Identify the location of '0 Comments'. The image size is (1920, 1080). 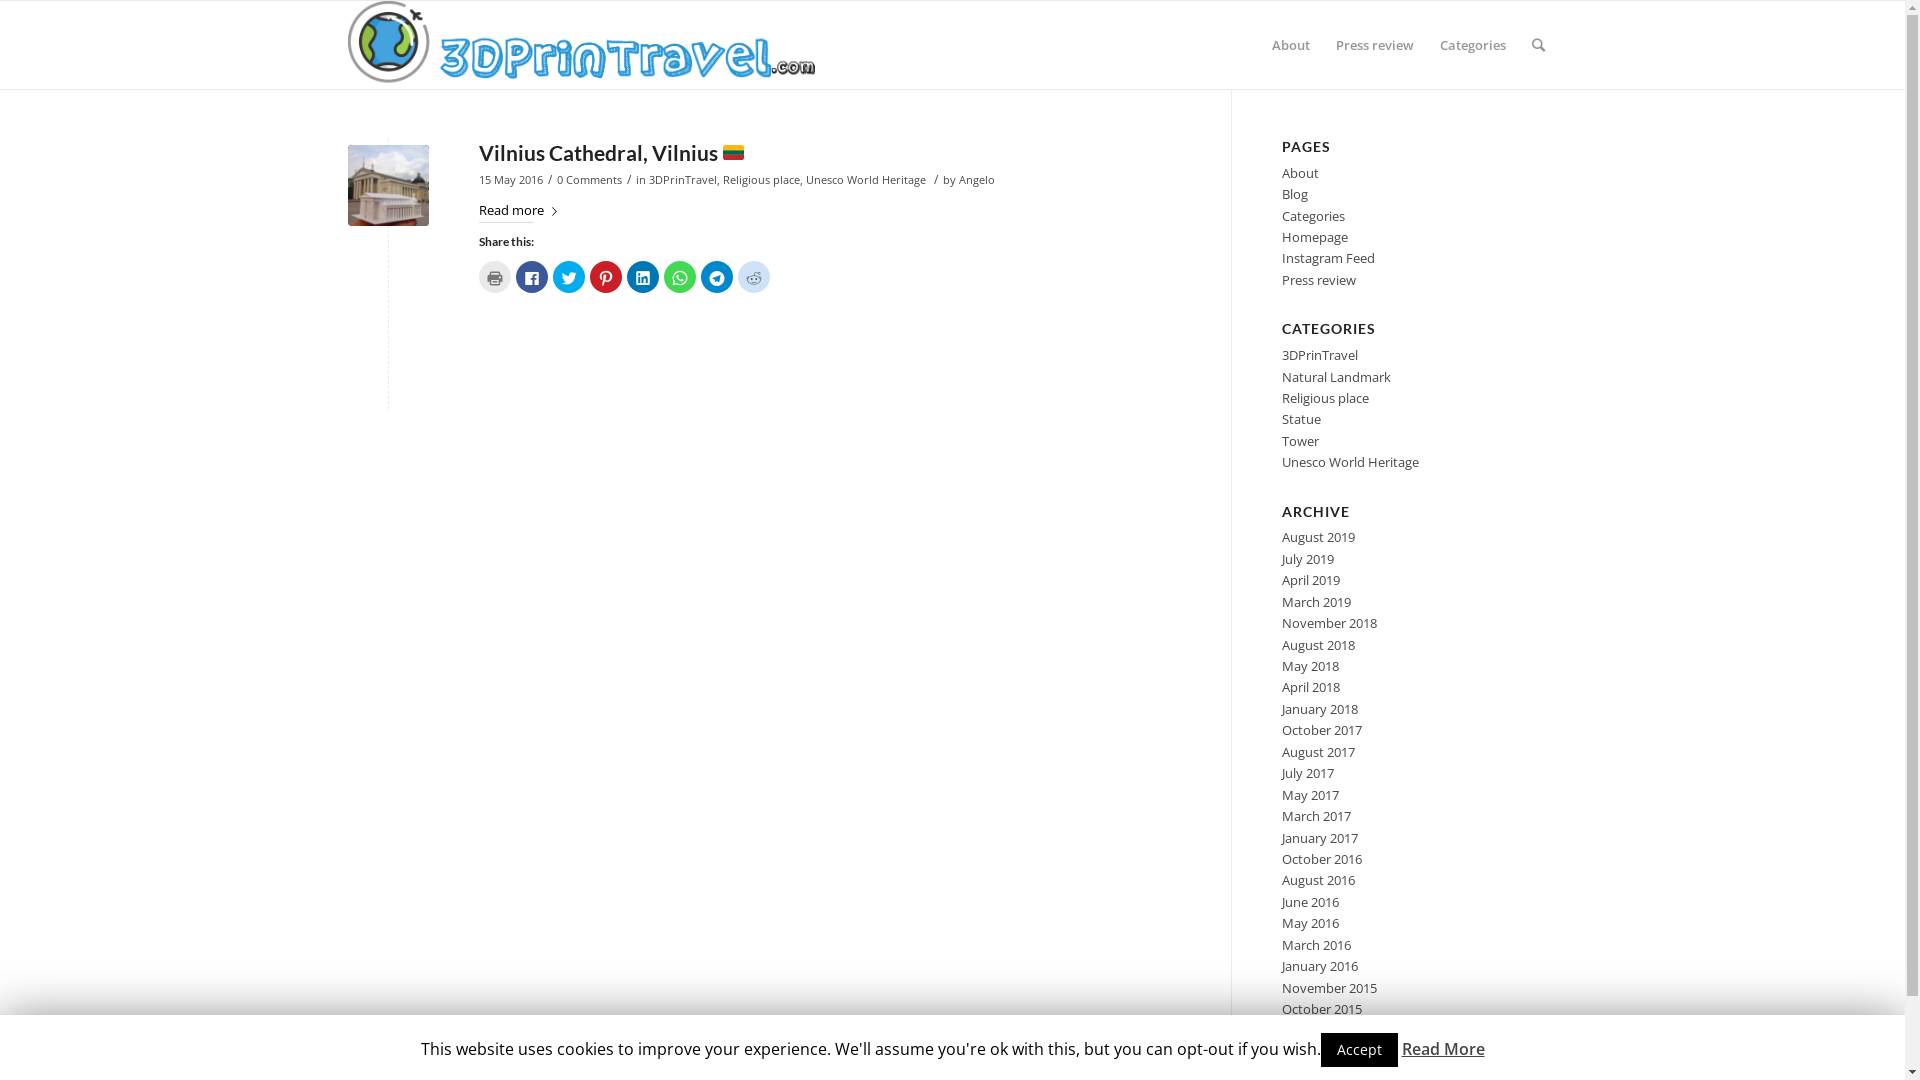
(587, 180).